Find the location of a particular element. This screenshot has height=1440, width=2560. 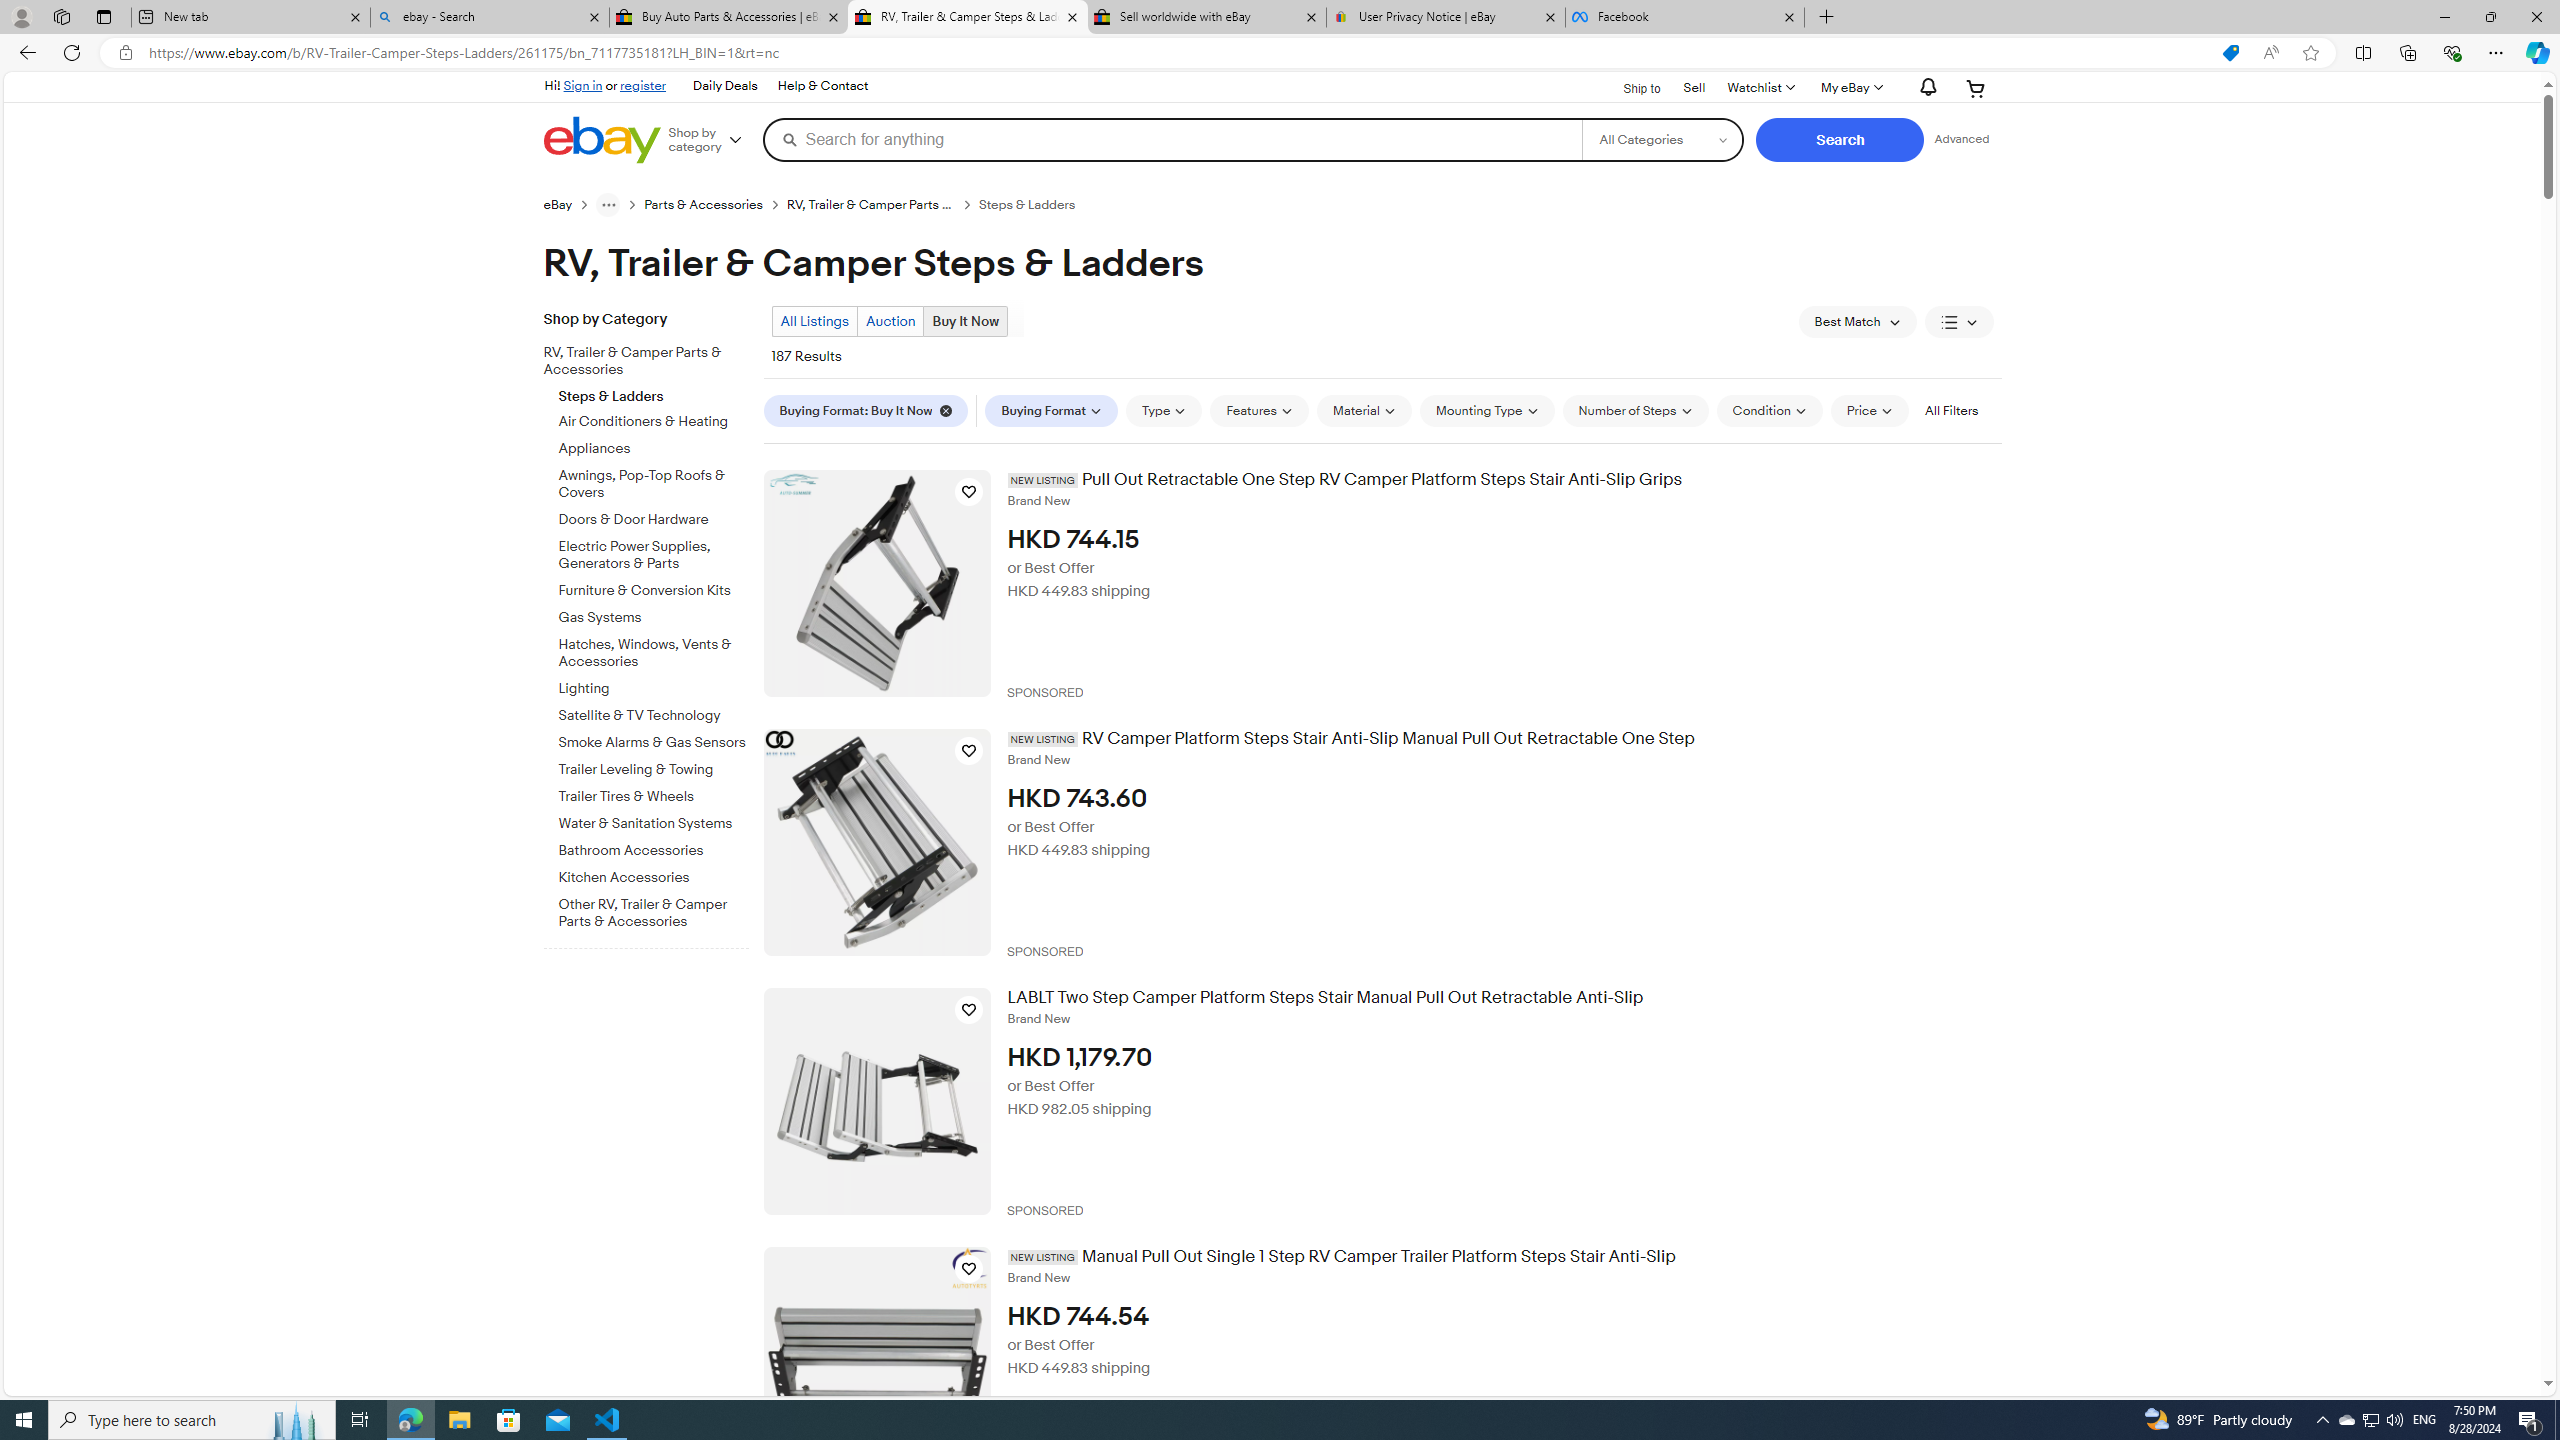

'Sell worldwide with eBay' is located at coordinates (1204, 16).